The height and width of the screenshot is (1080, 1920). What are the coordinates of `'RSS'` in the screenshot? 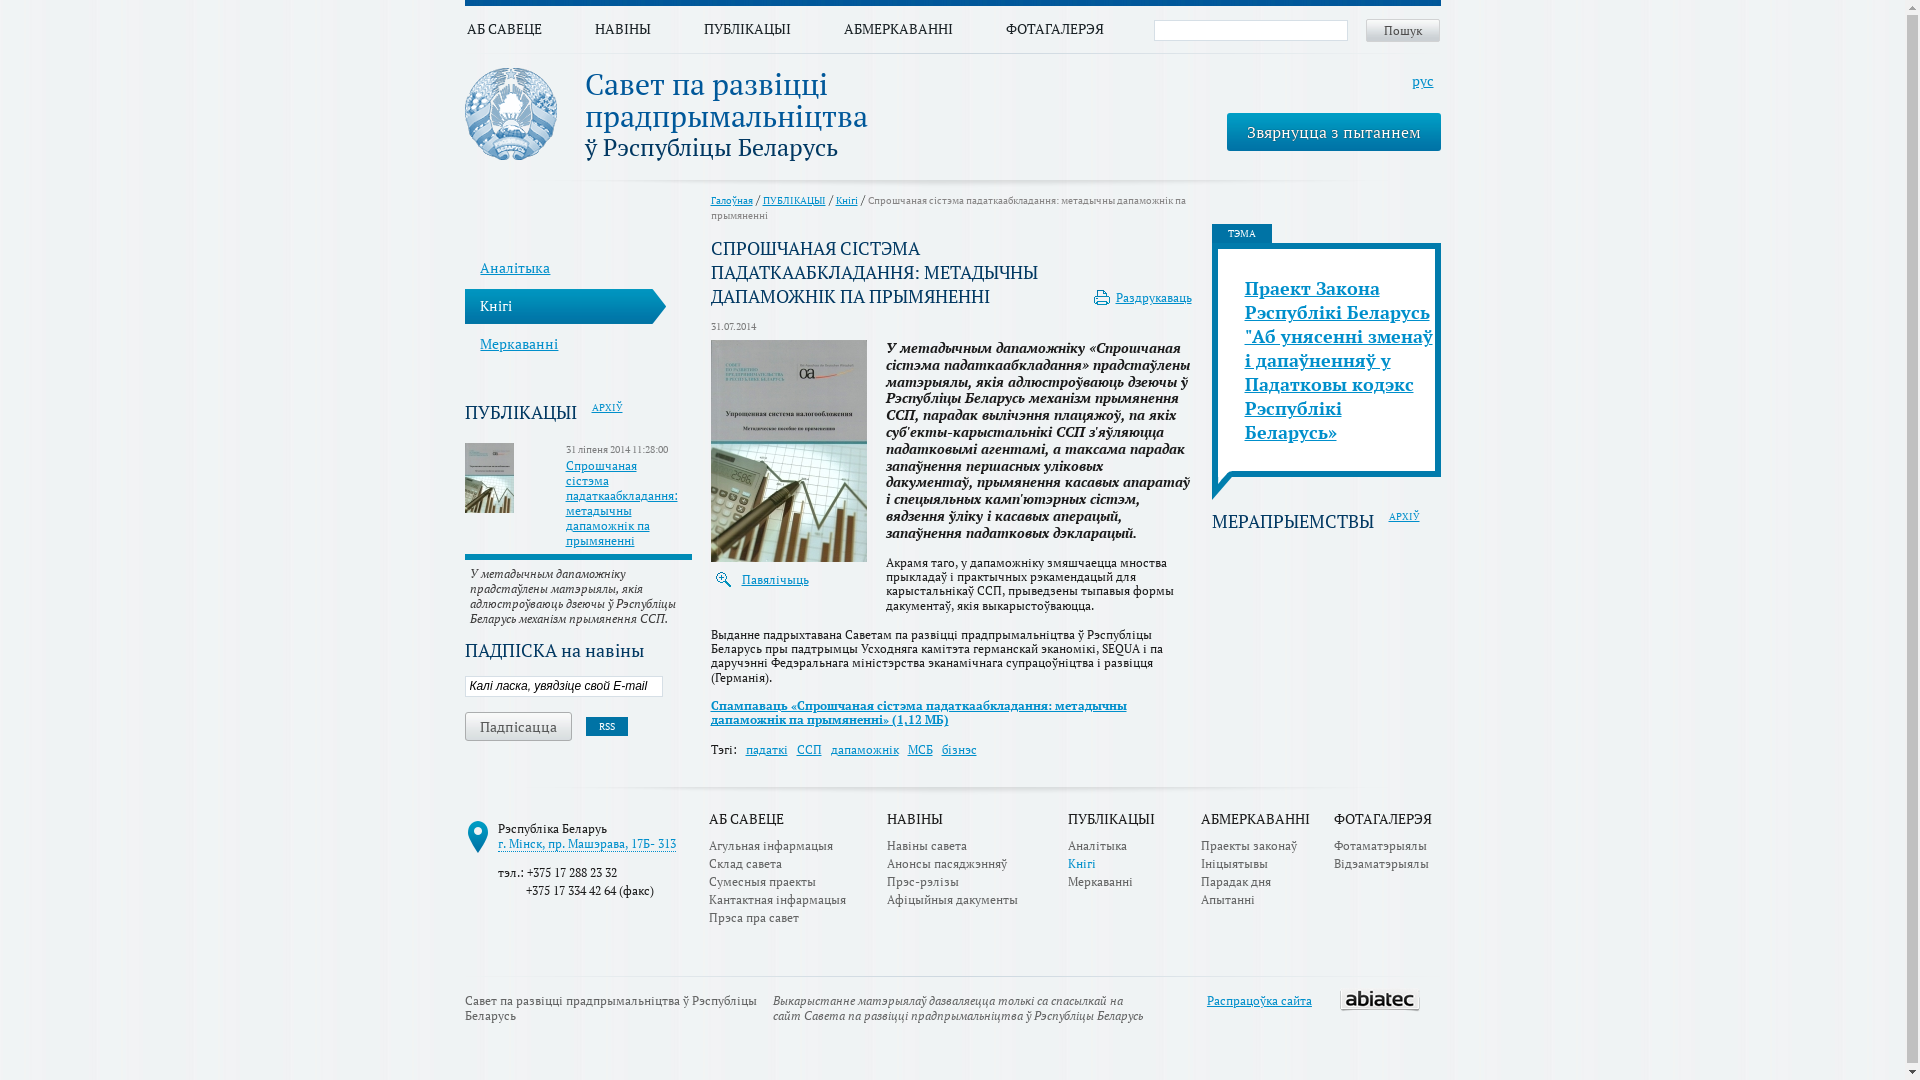 It's located at (605, 726).